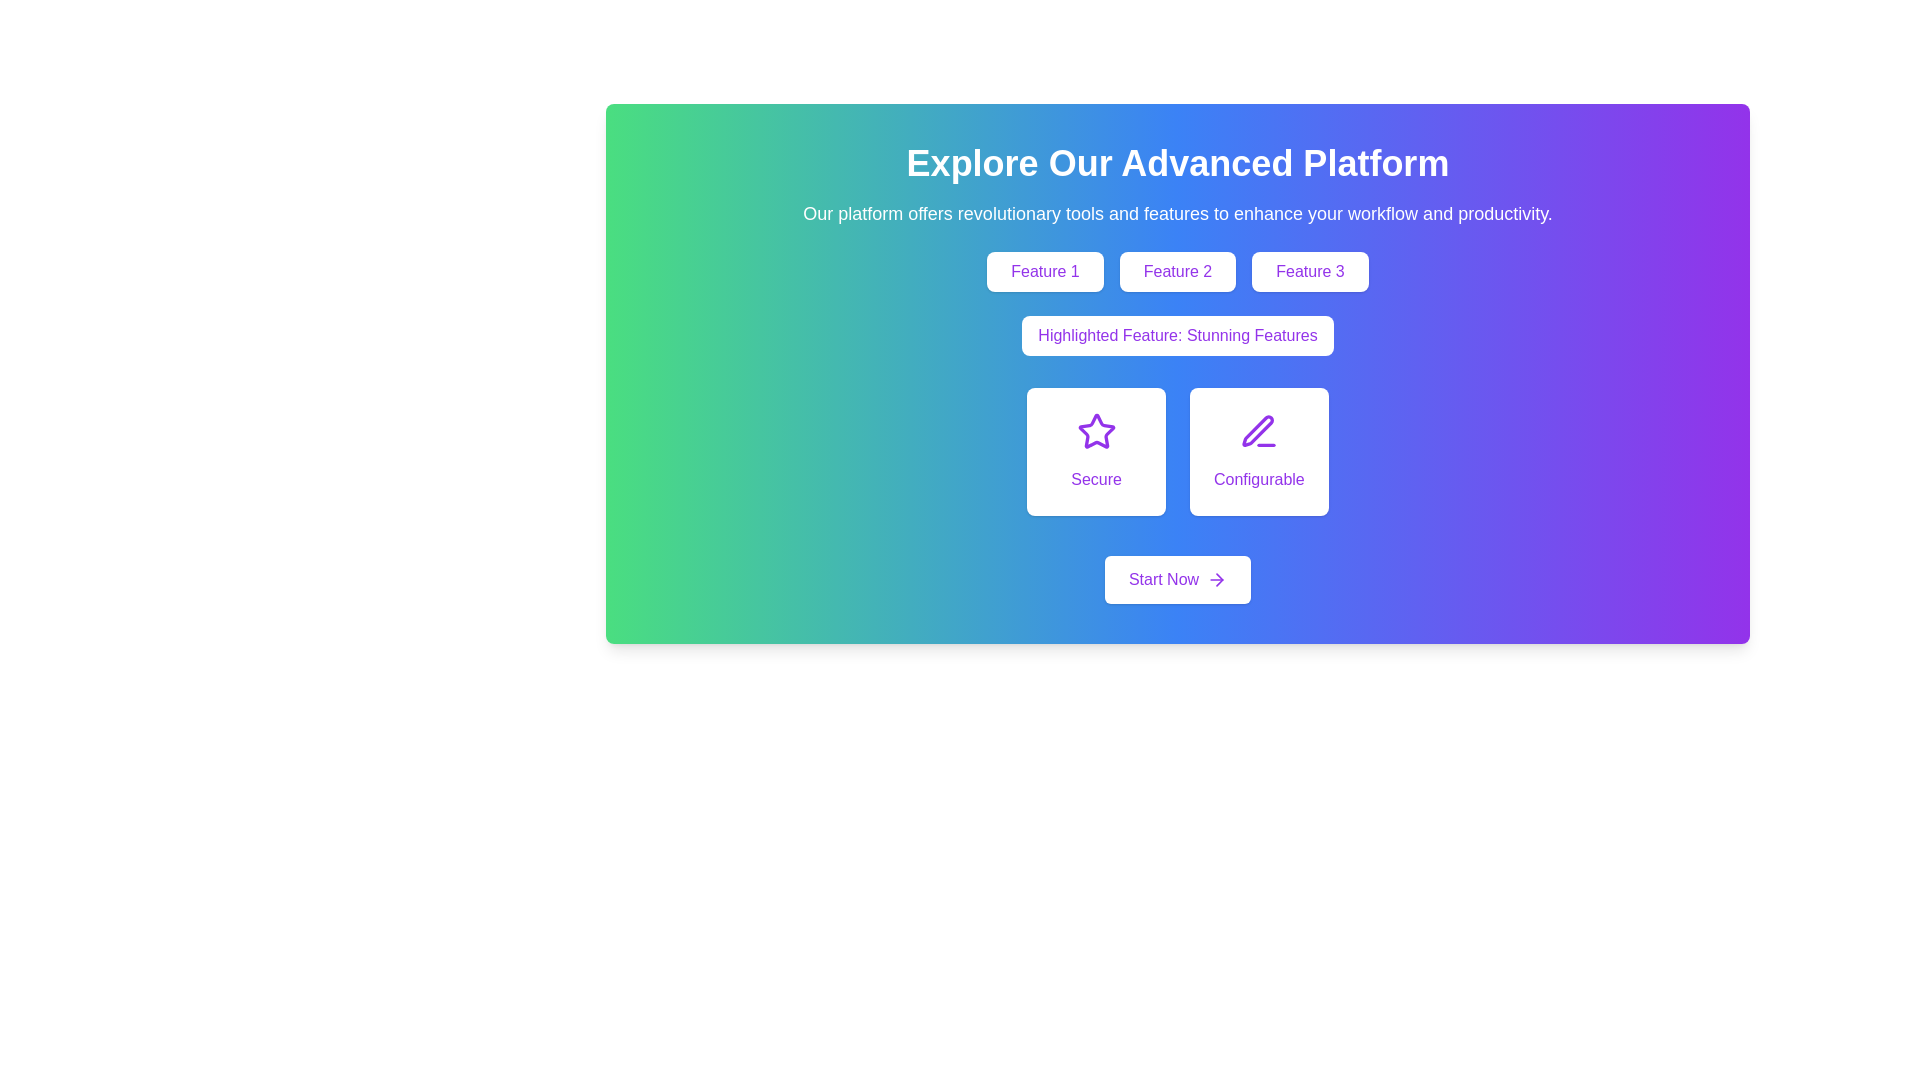 The width and height of the screenshot is (1920, 1080). Describe the element at coordinates (1310, 272) in the screenshot. I see `the interactive button labeled 'Feature 3' to observe its hover effect` at that location.